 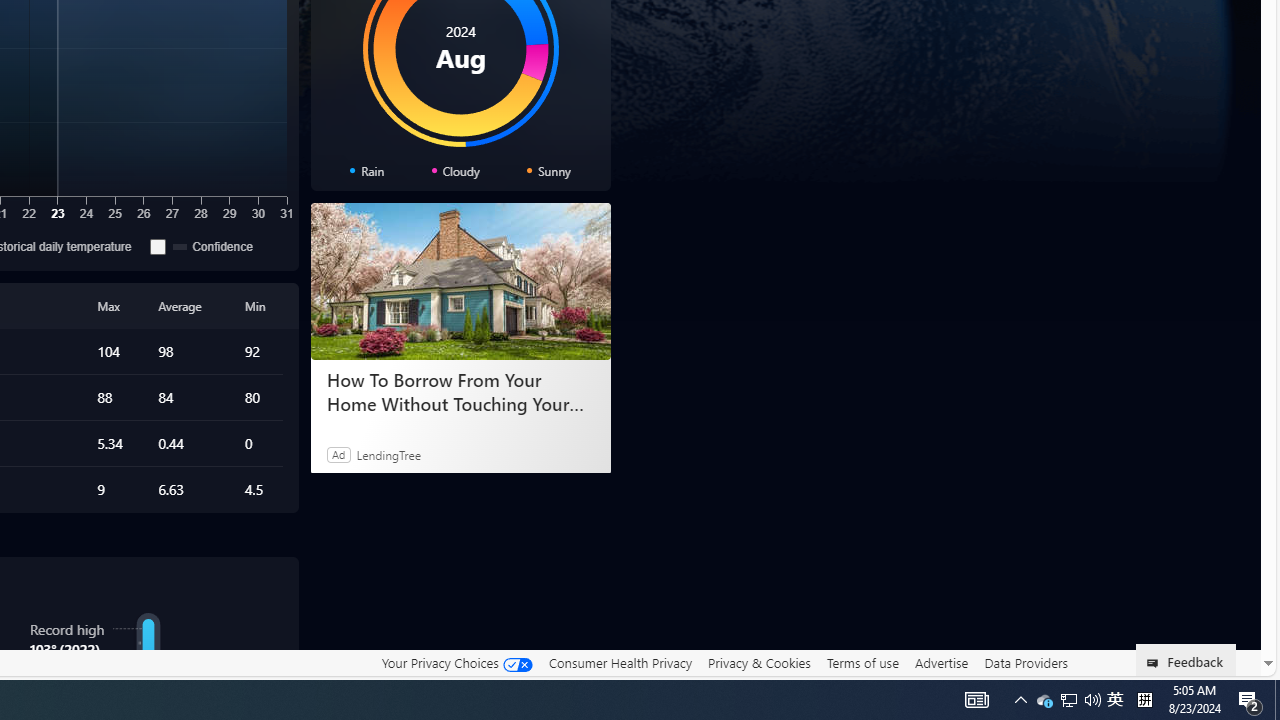 What do you see at coordinates (455, 662) in the screenshot?
I see `'Your Privacy Choices'` at bounding box center [455, 662].